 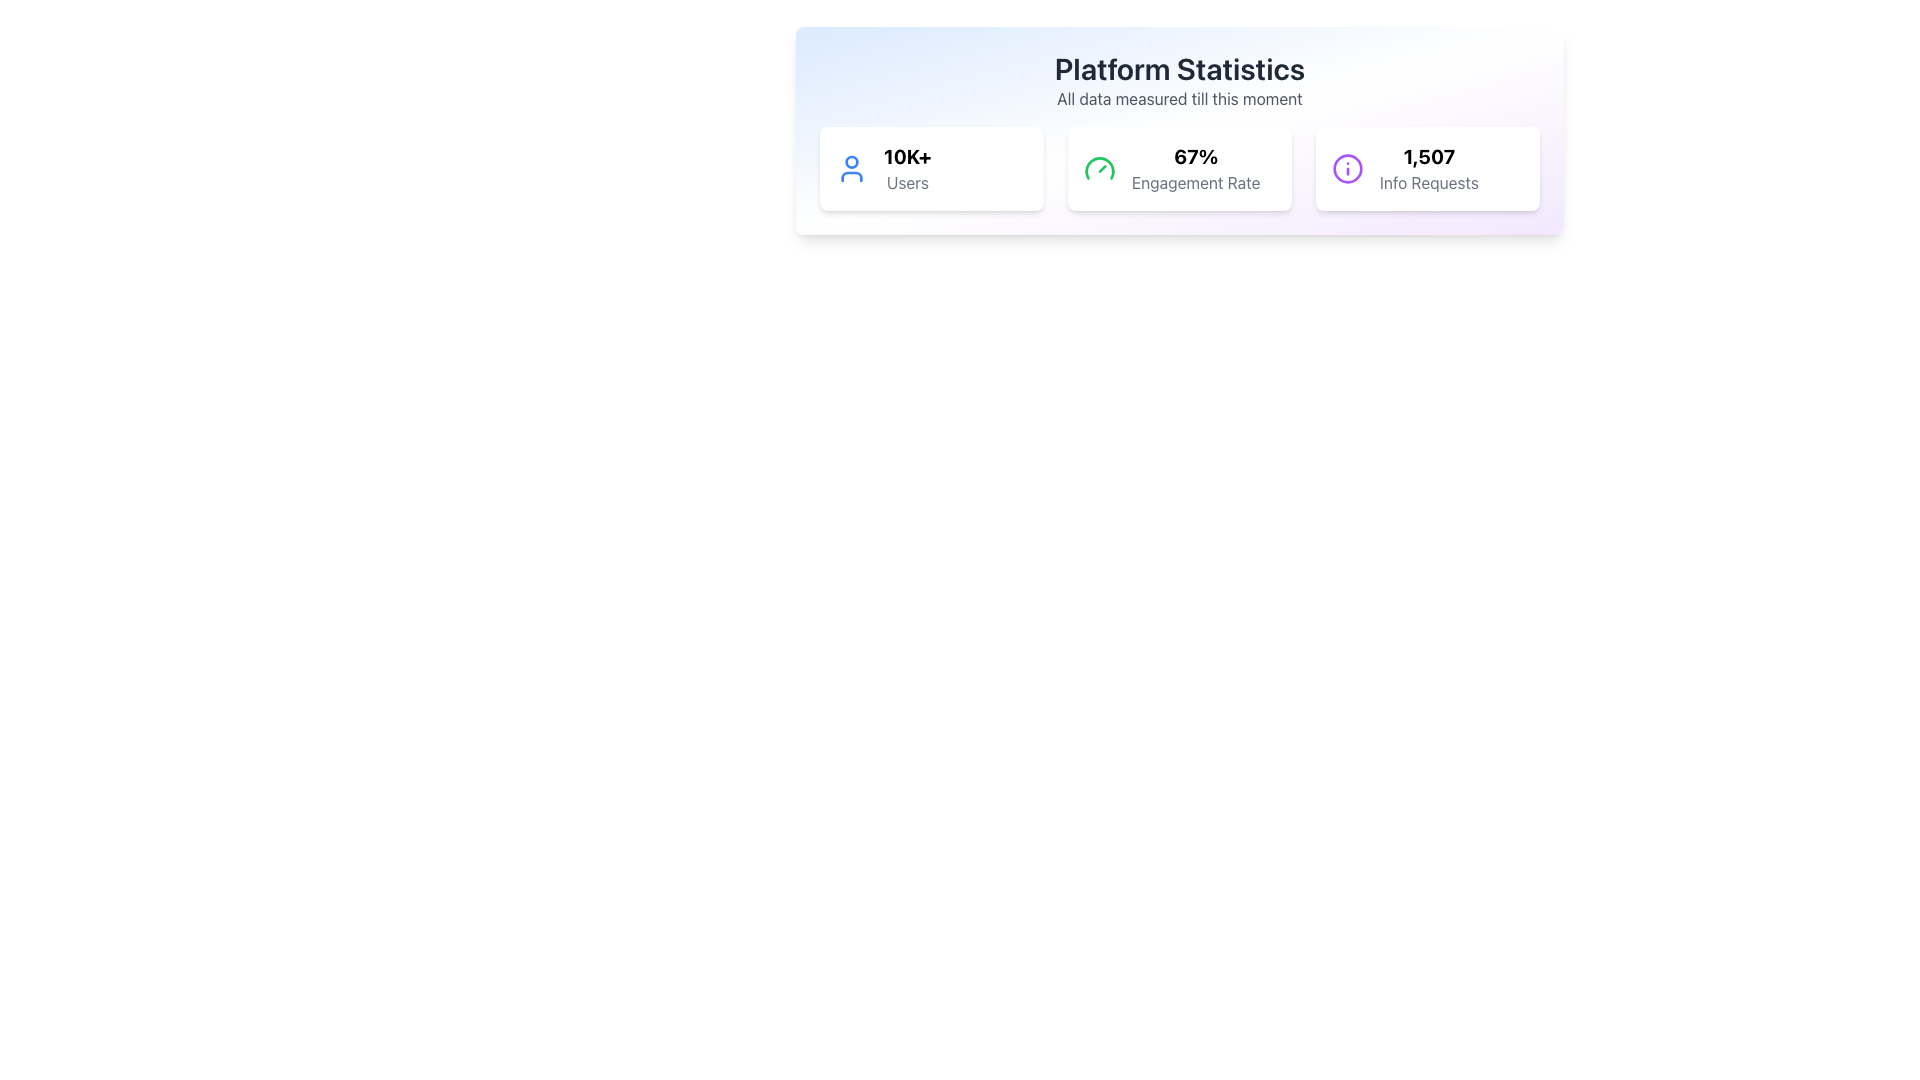 I want to click on the label displaying the numeric value '10K+' which represents user statistics, positioned above the text 'Users' and aligned with a person icon, so click(x=906, y=156).